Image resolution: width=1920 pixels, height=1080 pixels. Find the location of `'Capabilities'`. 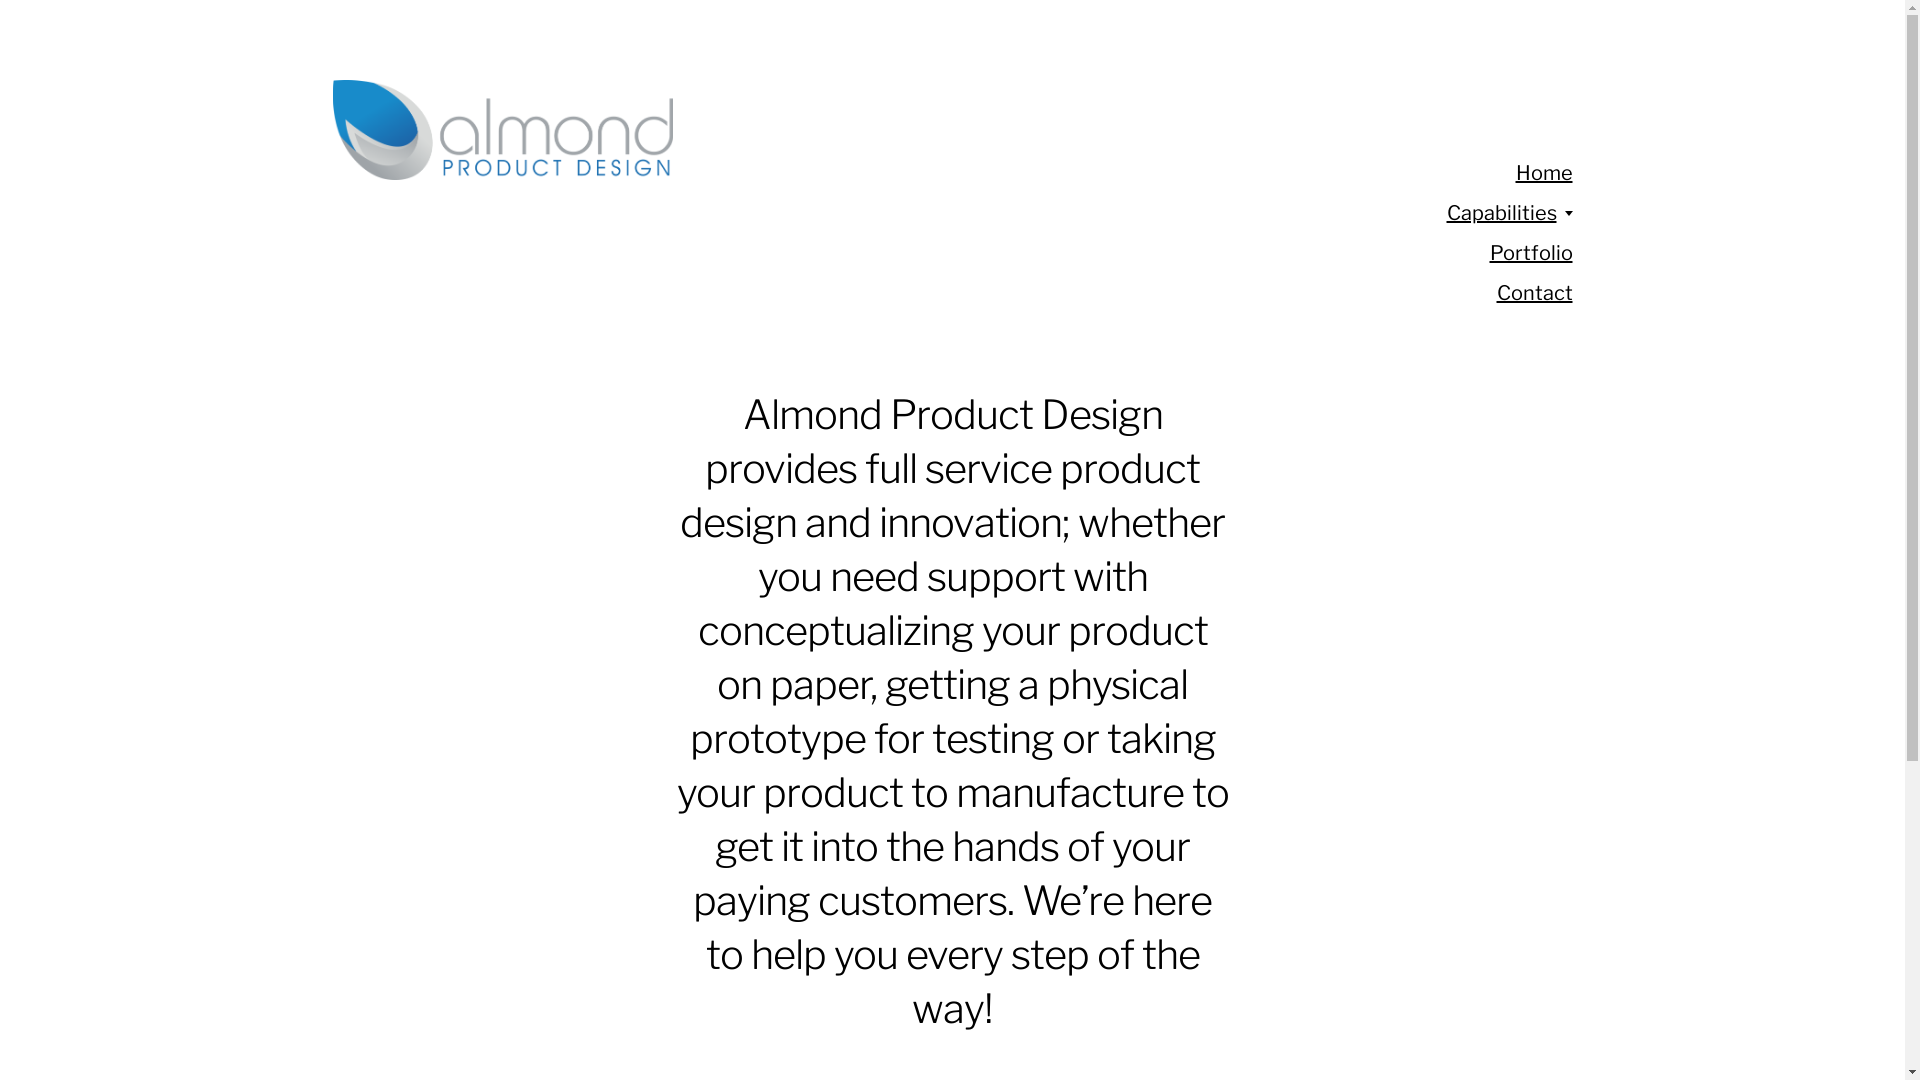

'Capabilities' is located at coordinates (1445, 212).